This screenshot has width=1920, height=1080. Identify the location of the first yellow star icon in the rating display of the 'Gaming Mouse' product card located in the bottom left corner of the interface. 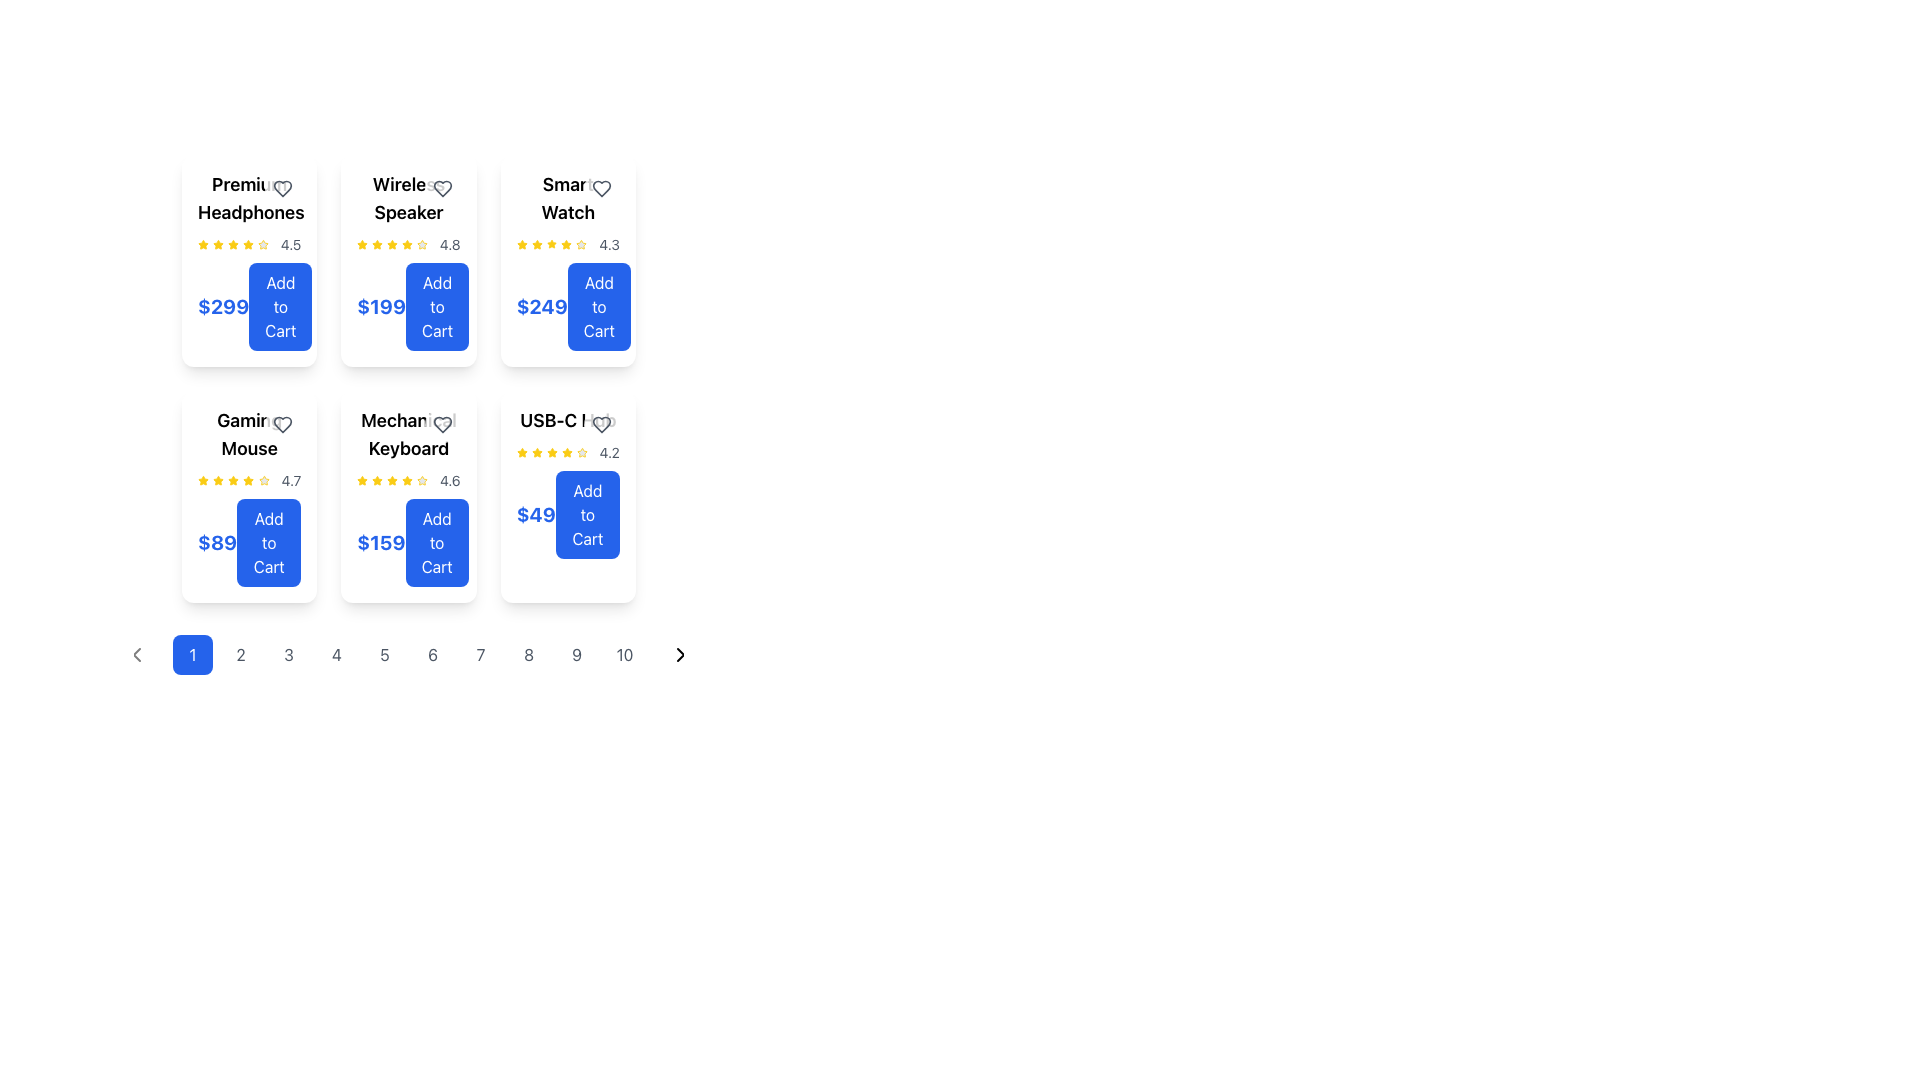
(203, 481).